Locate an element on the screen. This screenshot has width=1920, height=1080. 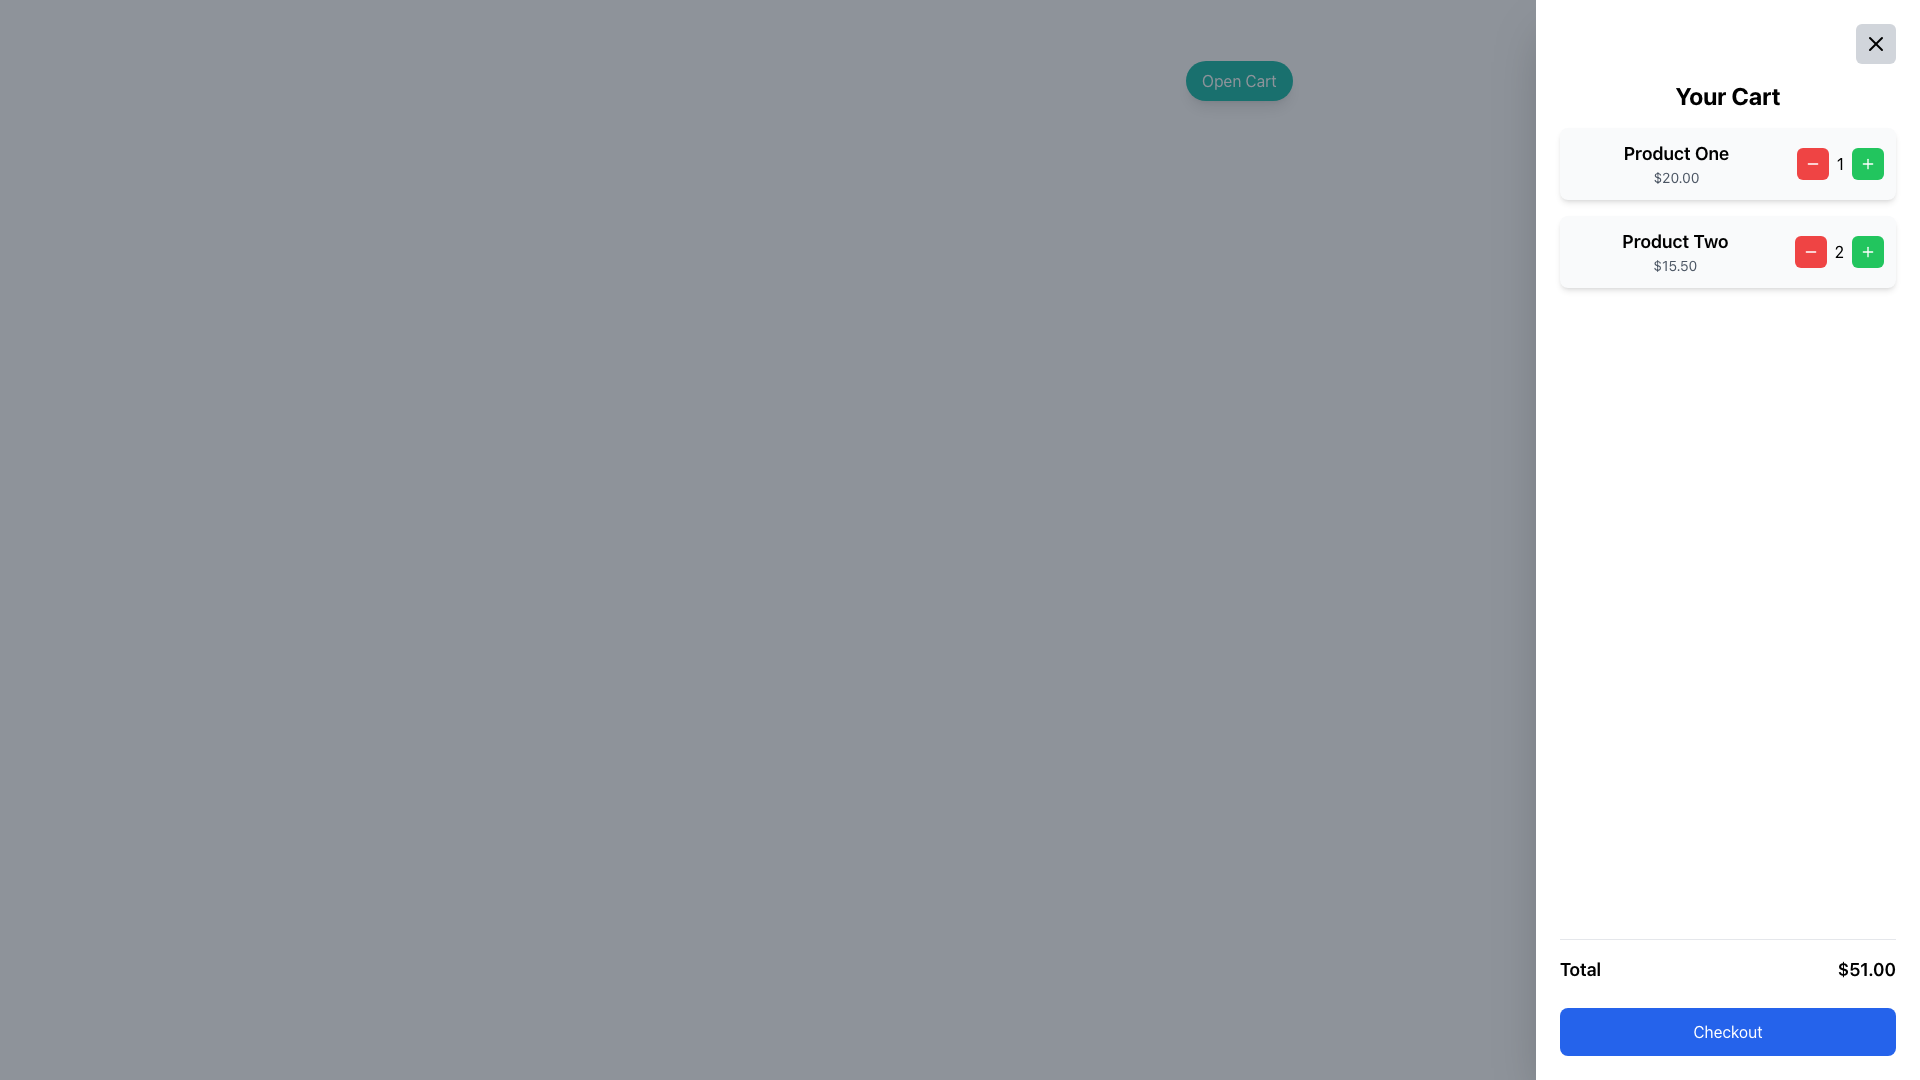
the checkout button located at the bottom of the visible cart summary in the sidebar, directly below the 'Total' label, to initiate the checkout process is located at coordinates (1727, 1032).